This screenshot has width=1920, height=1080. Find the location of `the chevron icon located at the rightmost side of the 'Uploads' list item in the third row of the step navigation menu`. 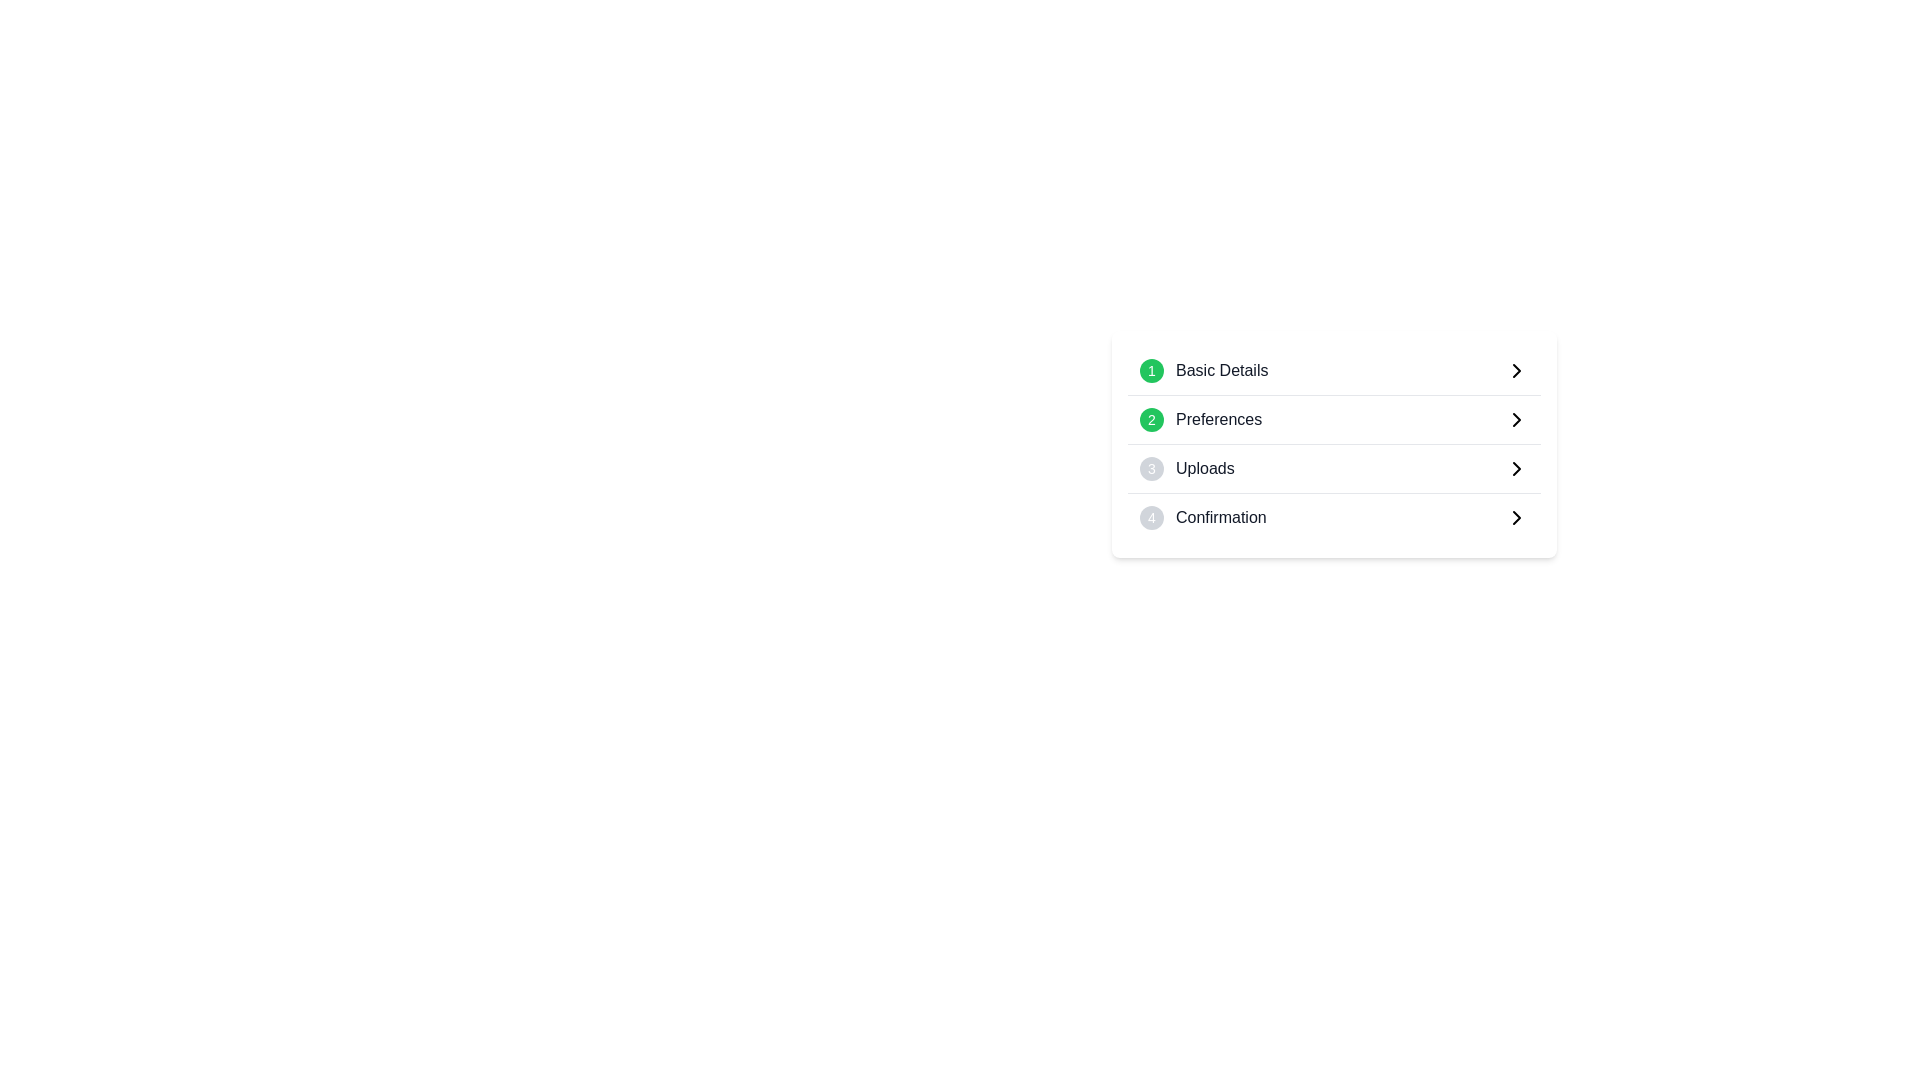

the chevron icon located at the rightmost side of the 'Uploads' list item in the third row of the step navigation menu is located at coordinates (1516, 469).